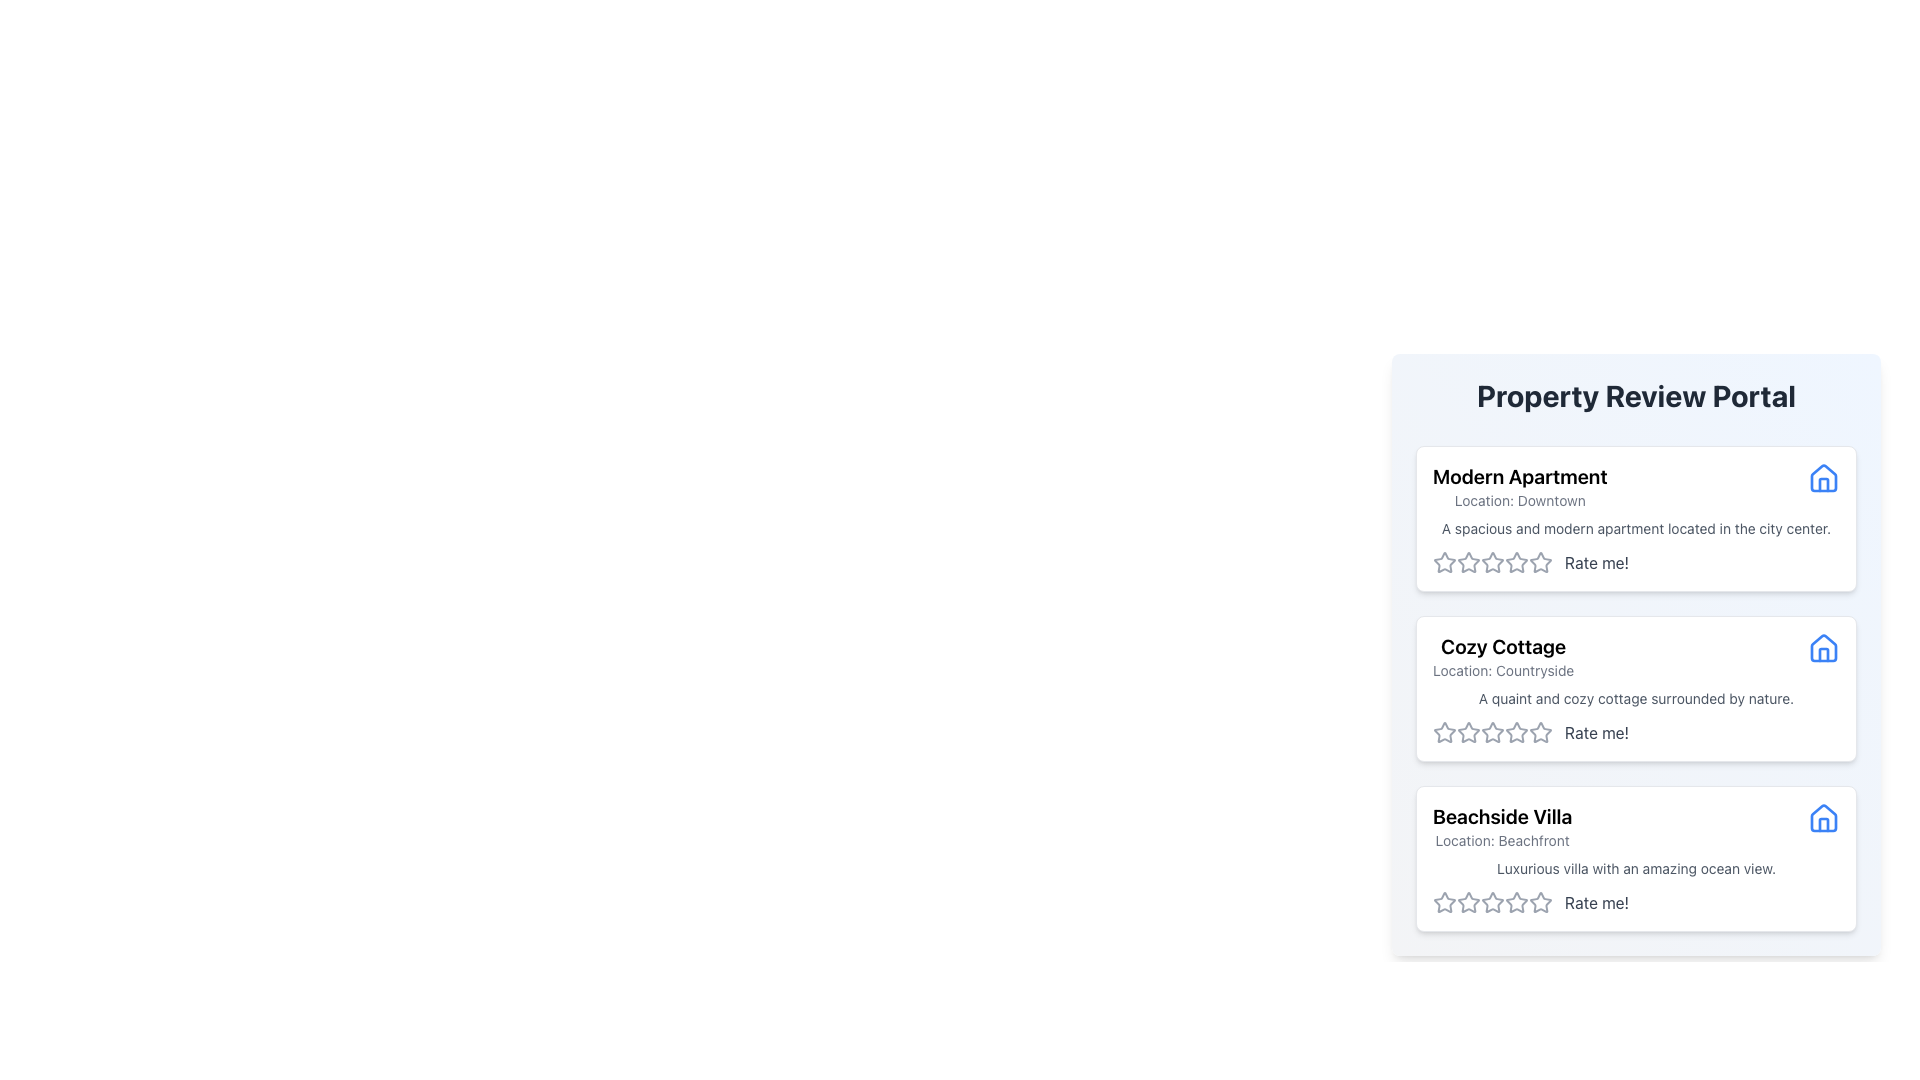  I want to click on the third star icon in the rating system under the 'Rate me!' label of the 'Cozy Cottage' property card, so click(1492, 732).